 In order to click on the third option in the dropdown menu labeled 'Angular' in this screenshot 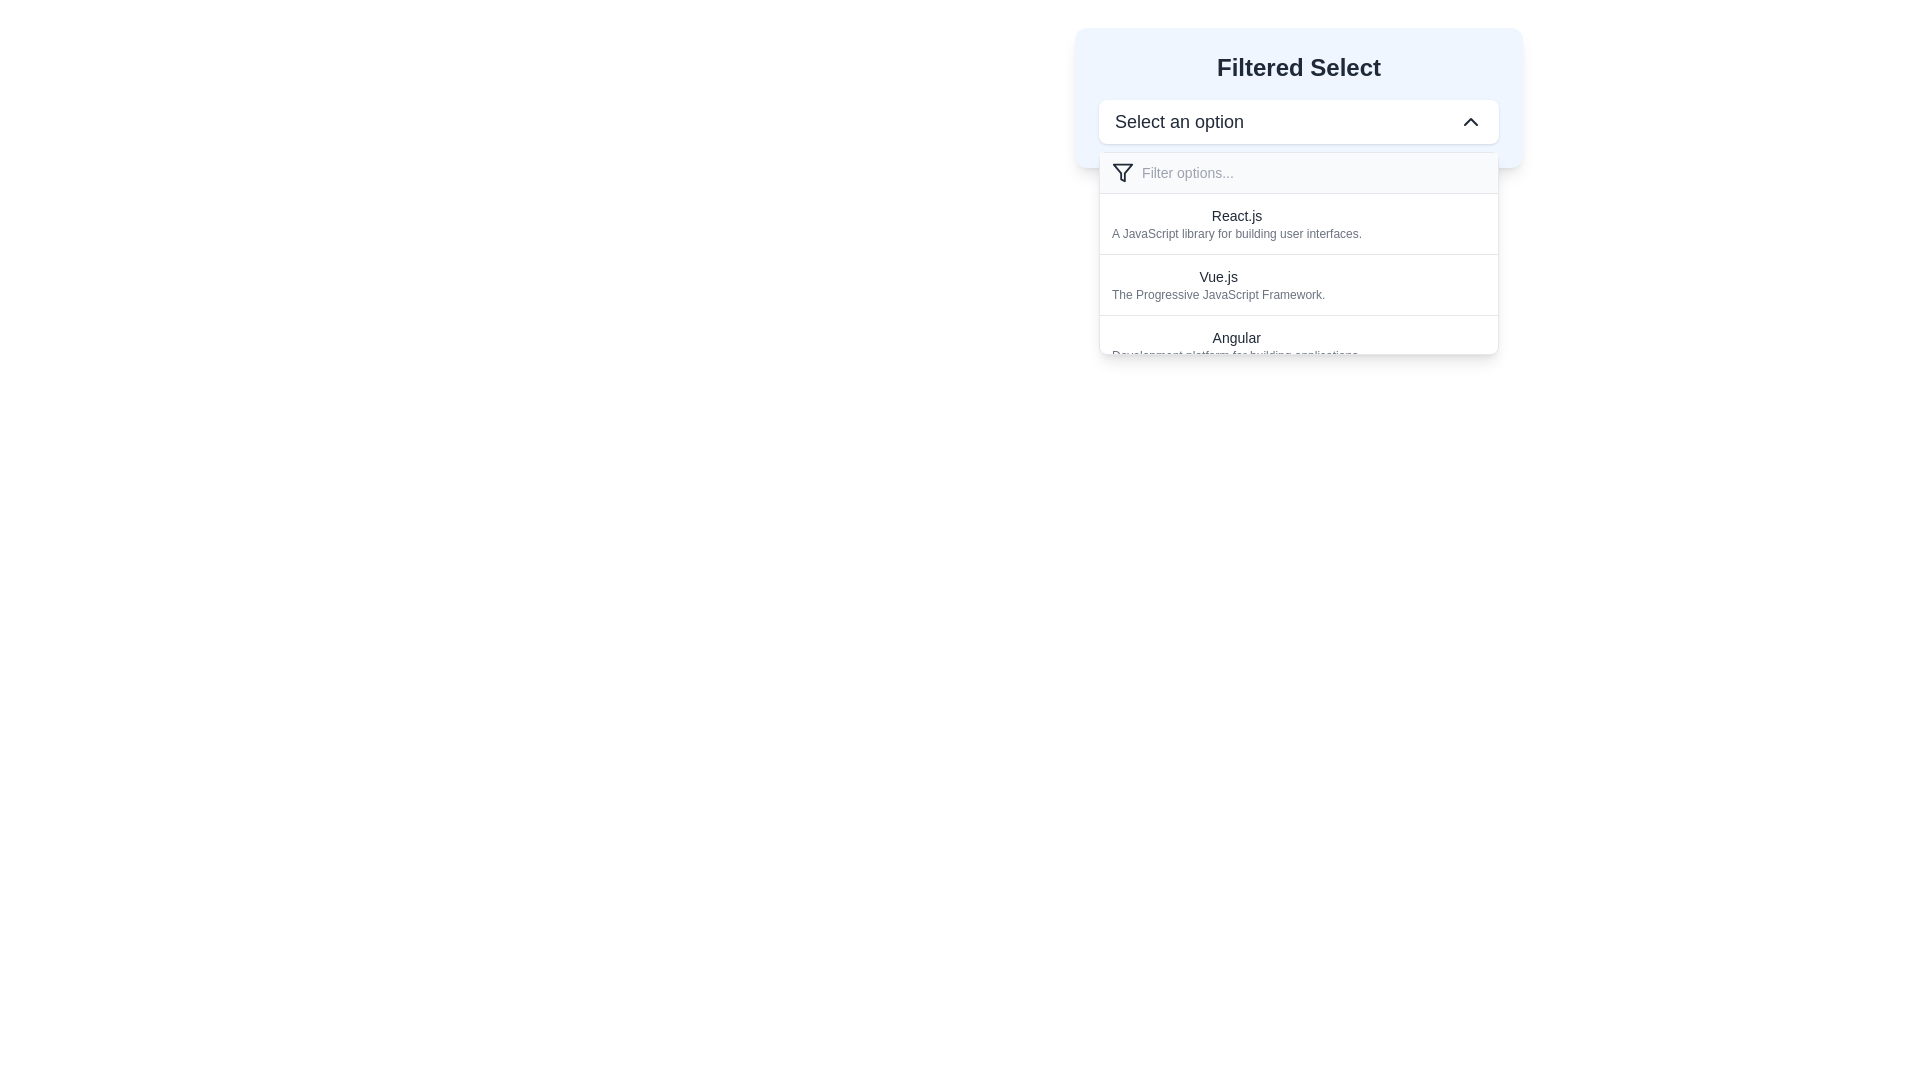, I will do `click(1235, 345)`.